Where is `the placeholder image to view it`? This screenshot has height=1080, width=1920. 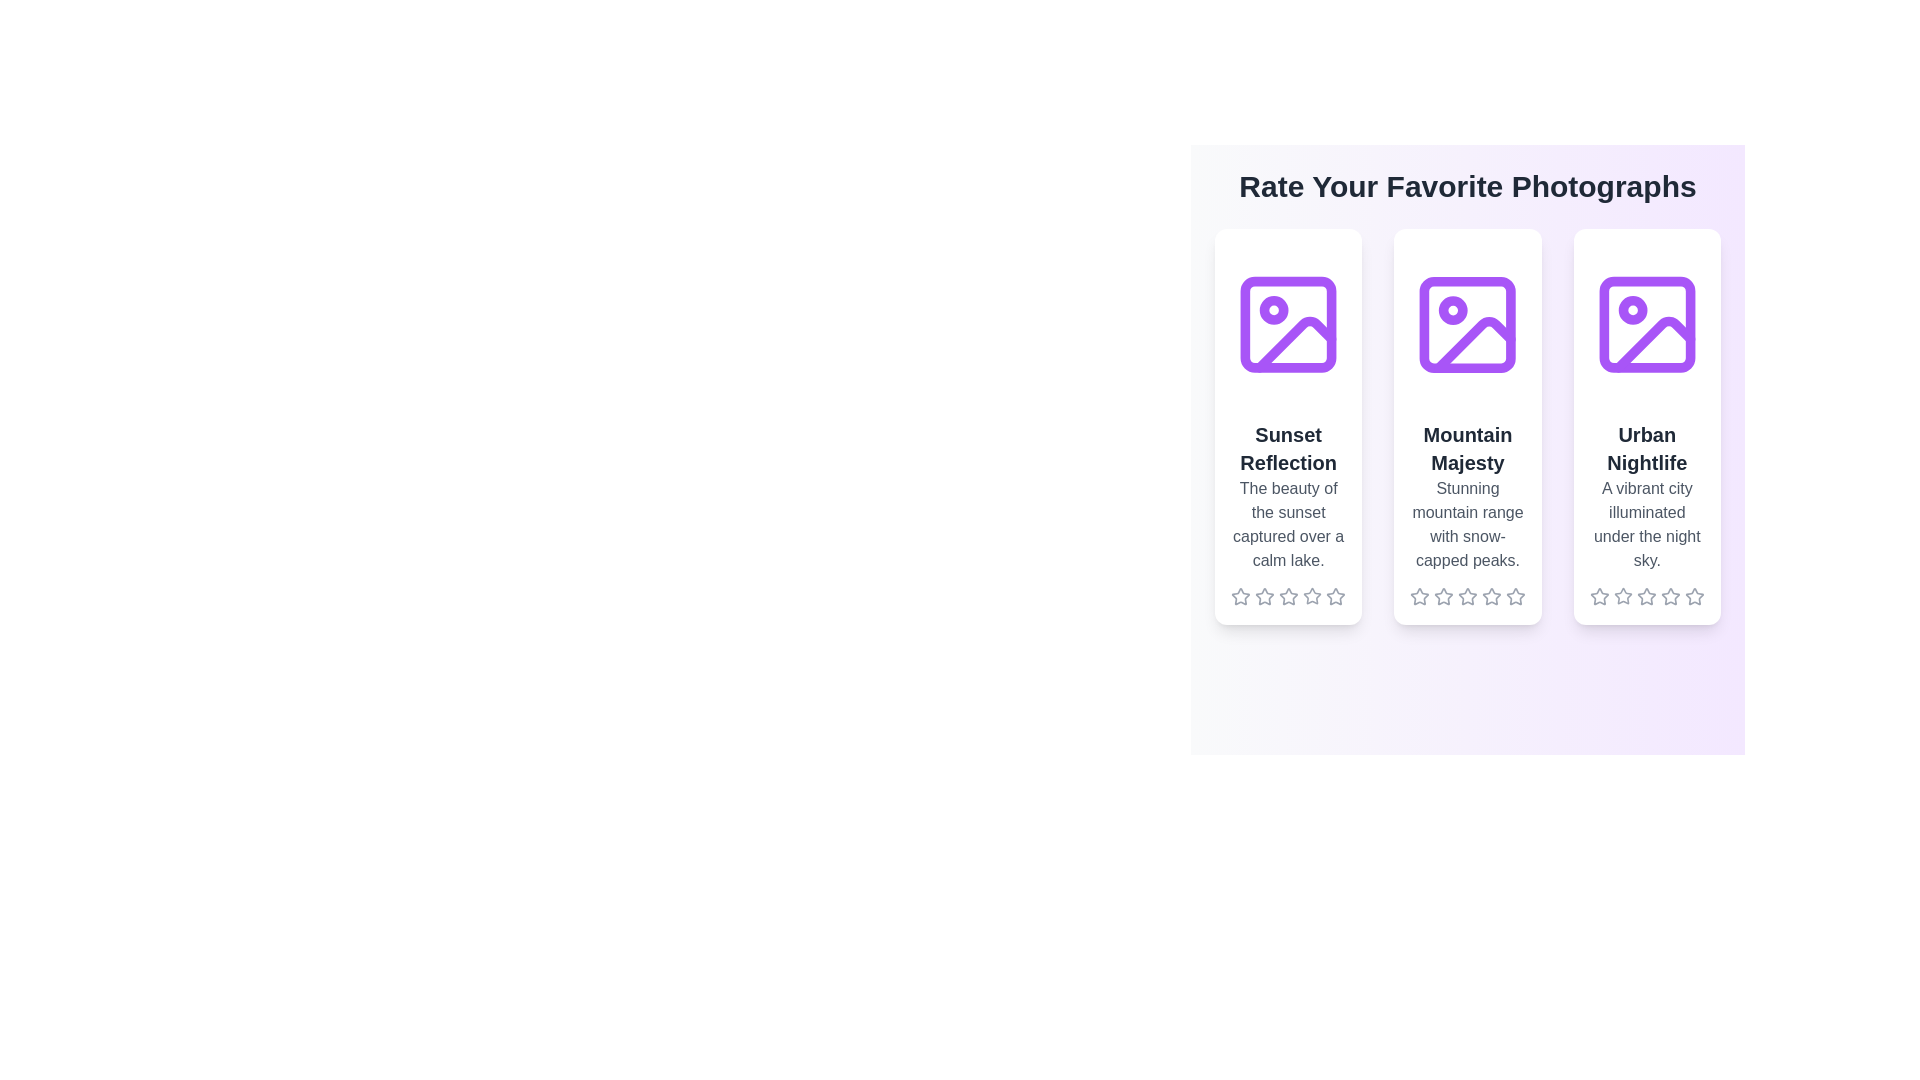
the placeholder image to view it is located at coordinates (1288, 323).